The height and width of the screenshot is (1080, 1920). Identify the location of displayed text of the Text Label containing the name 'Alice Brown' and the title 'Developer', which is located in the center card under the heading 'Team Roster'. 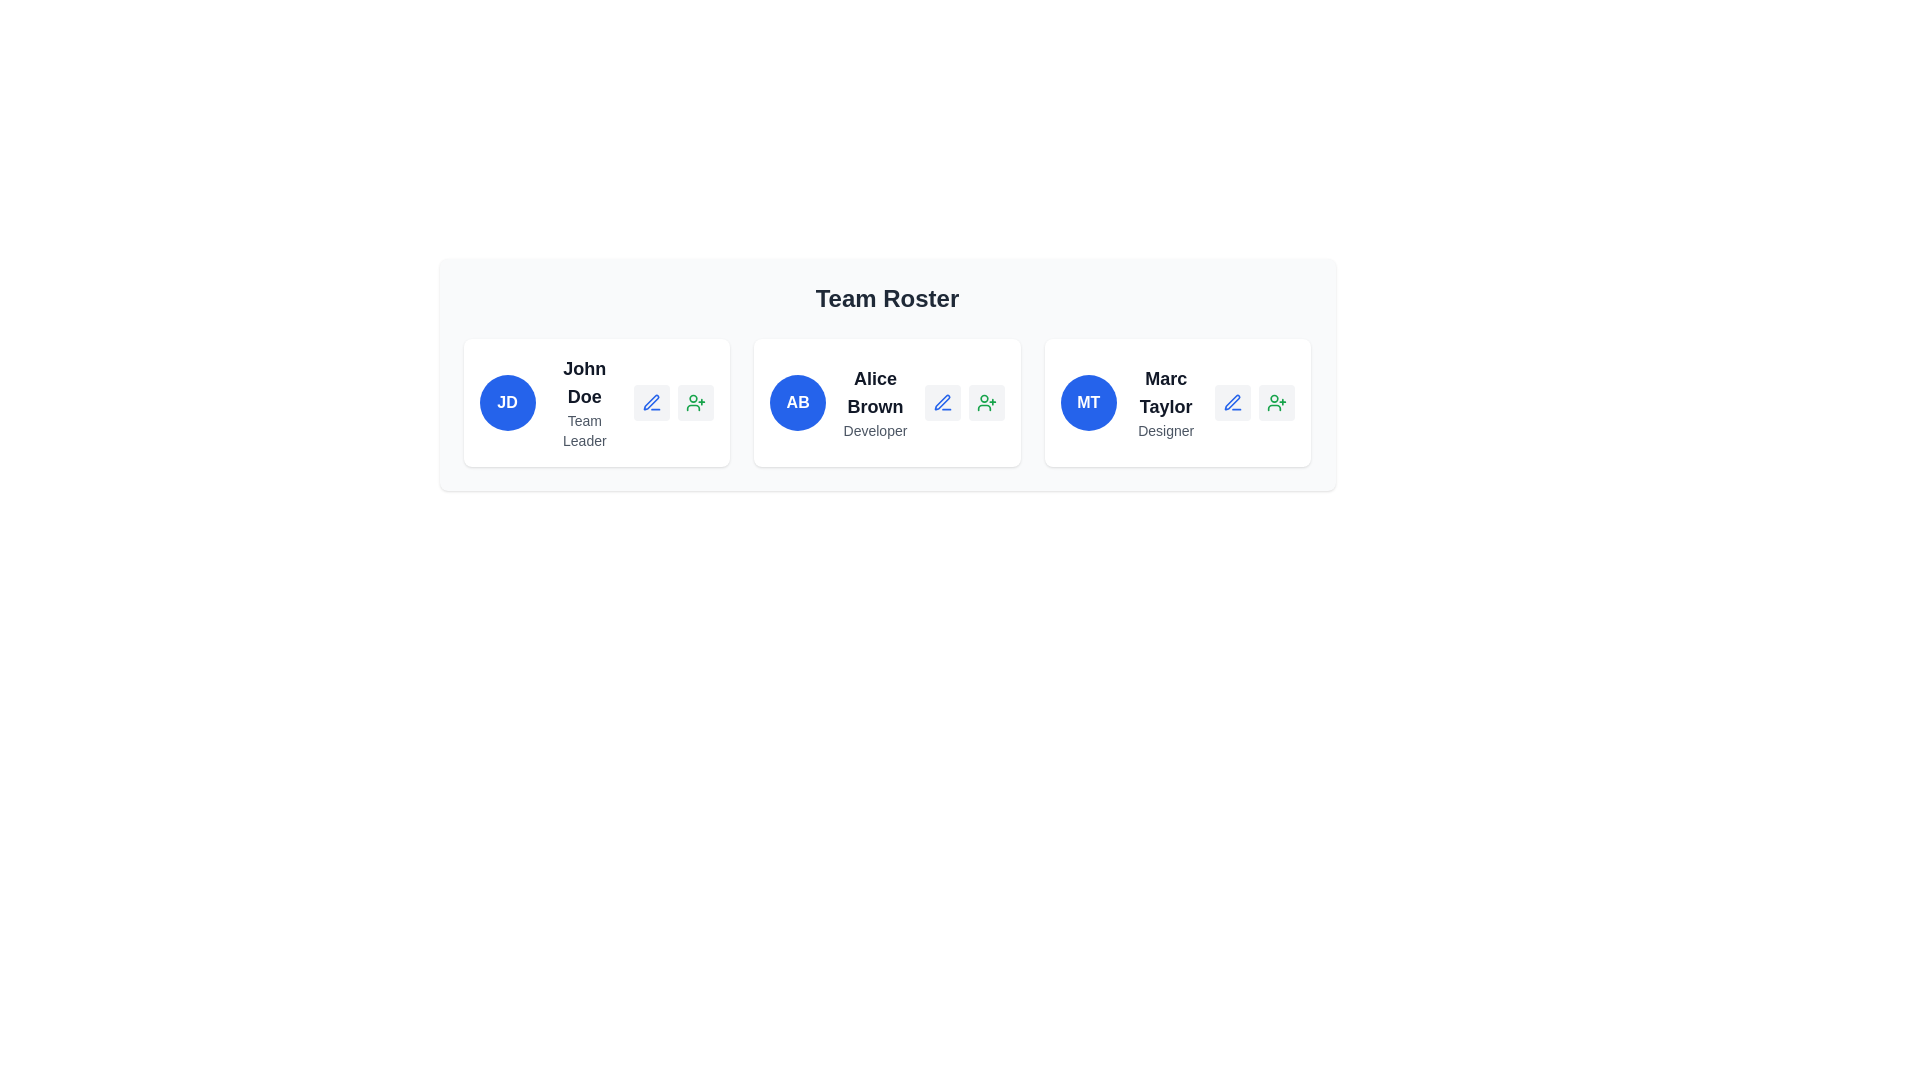
(875, 402).